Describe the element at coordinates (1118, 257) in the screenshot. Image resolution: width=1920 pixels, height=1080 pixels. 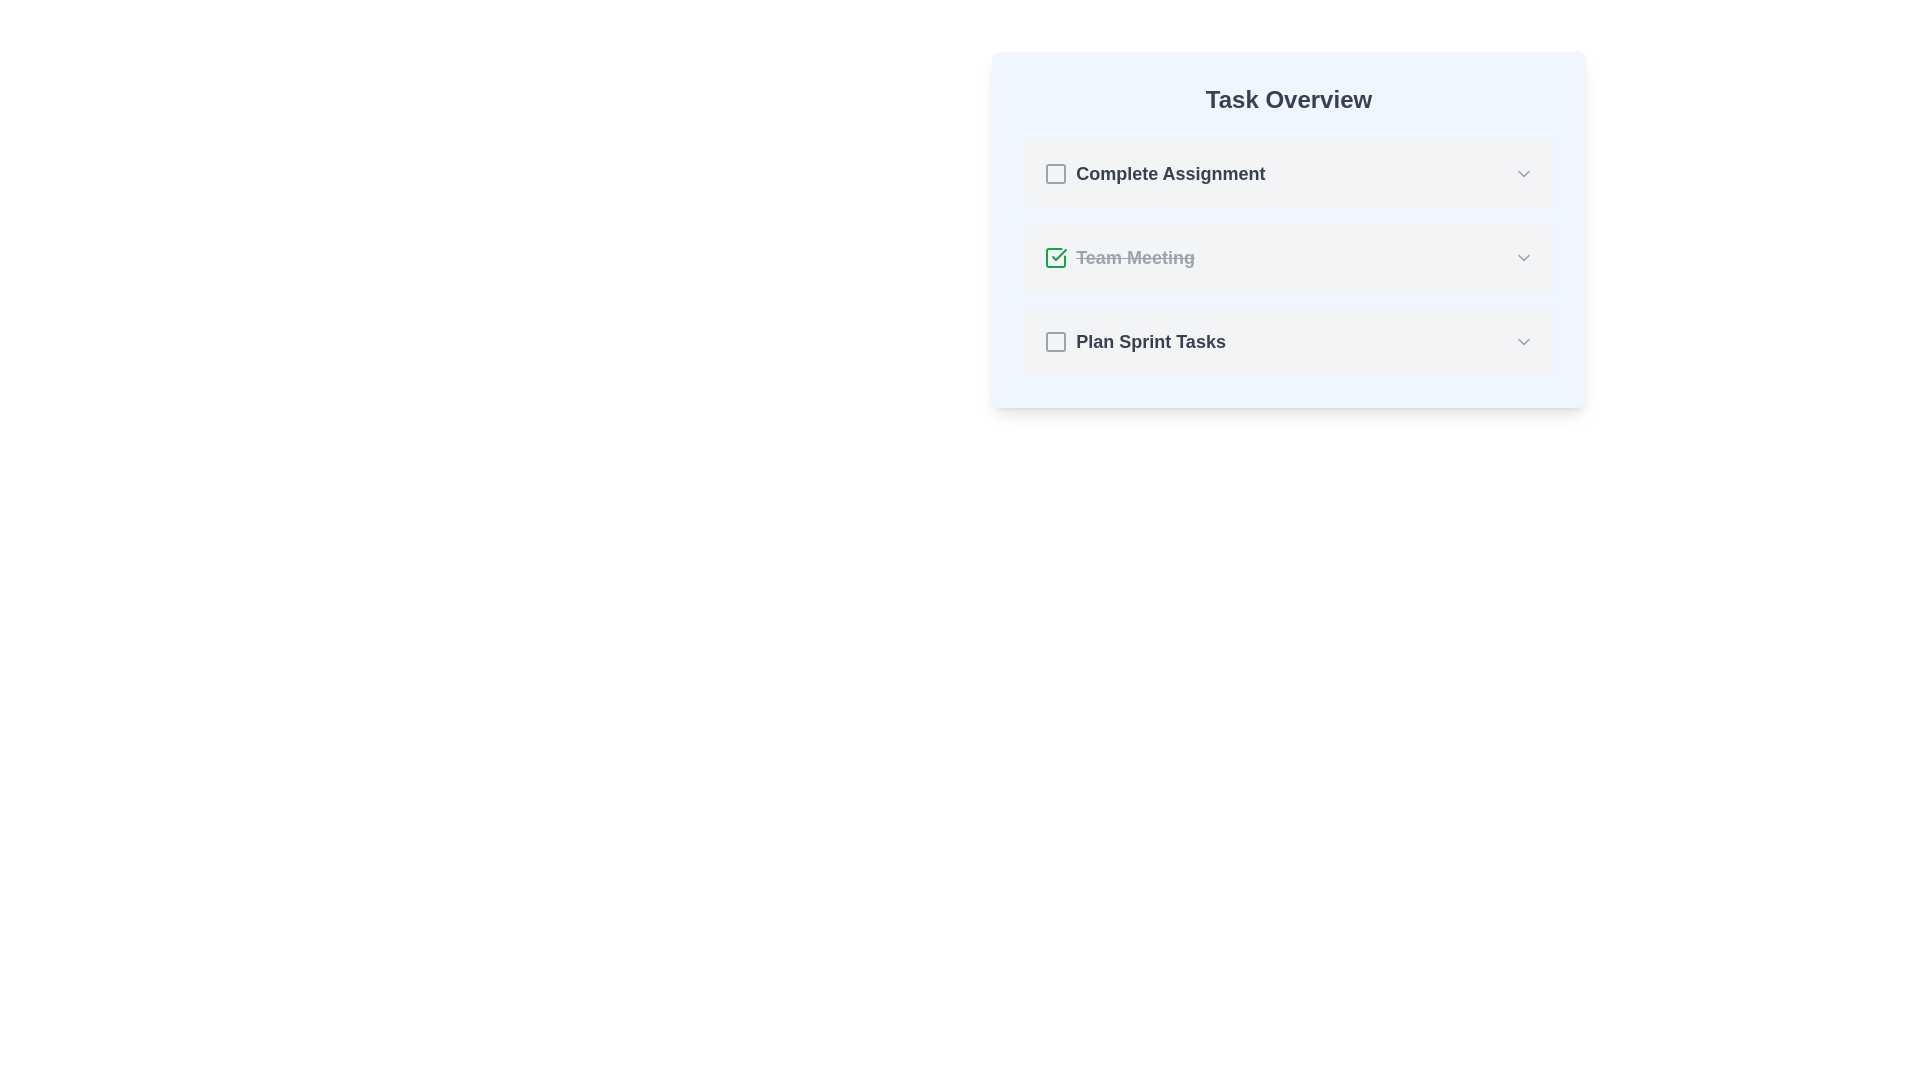
I see `the 'Team Meeting' text label with the green check icon` at that location.